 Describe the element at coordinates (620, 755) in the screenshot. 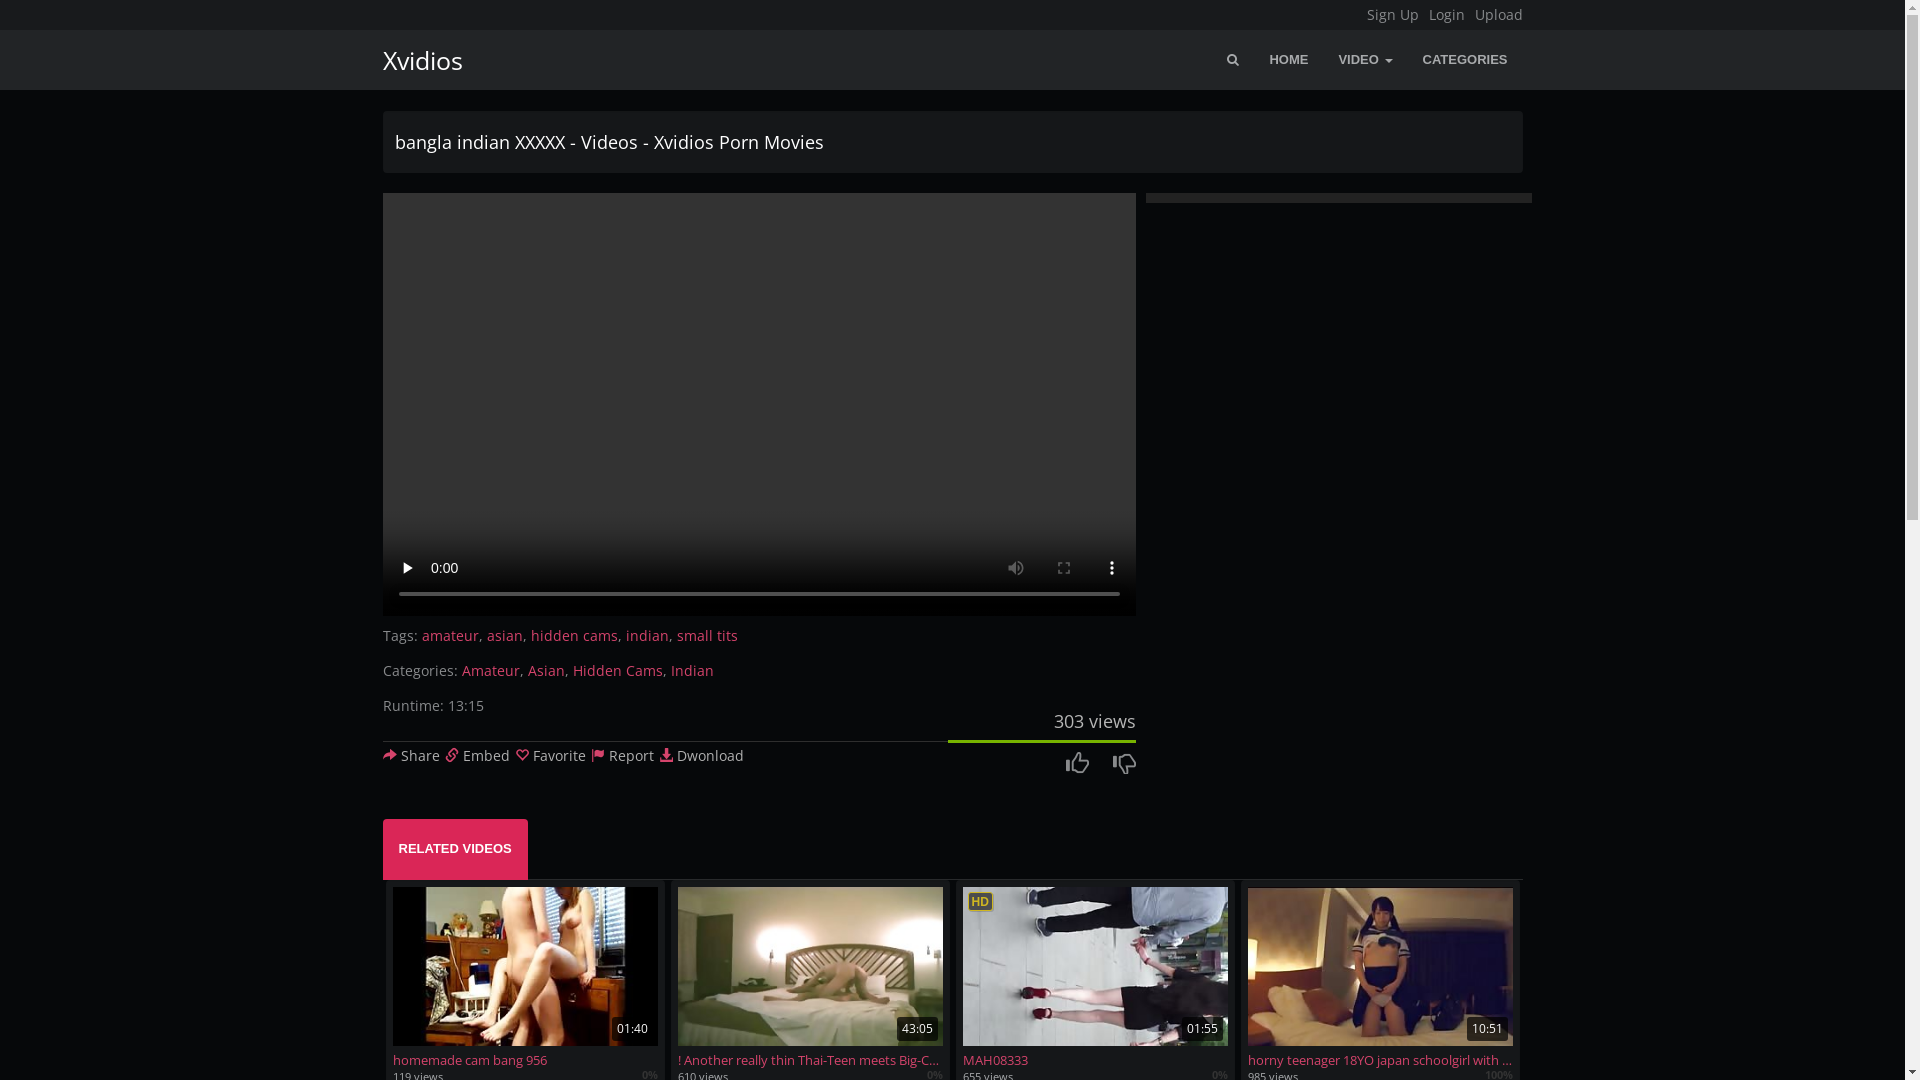

I see `'Report'` at that location.